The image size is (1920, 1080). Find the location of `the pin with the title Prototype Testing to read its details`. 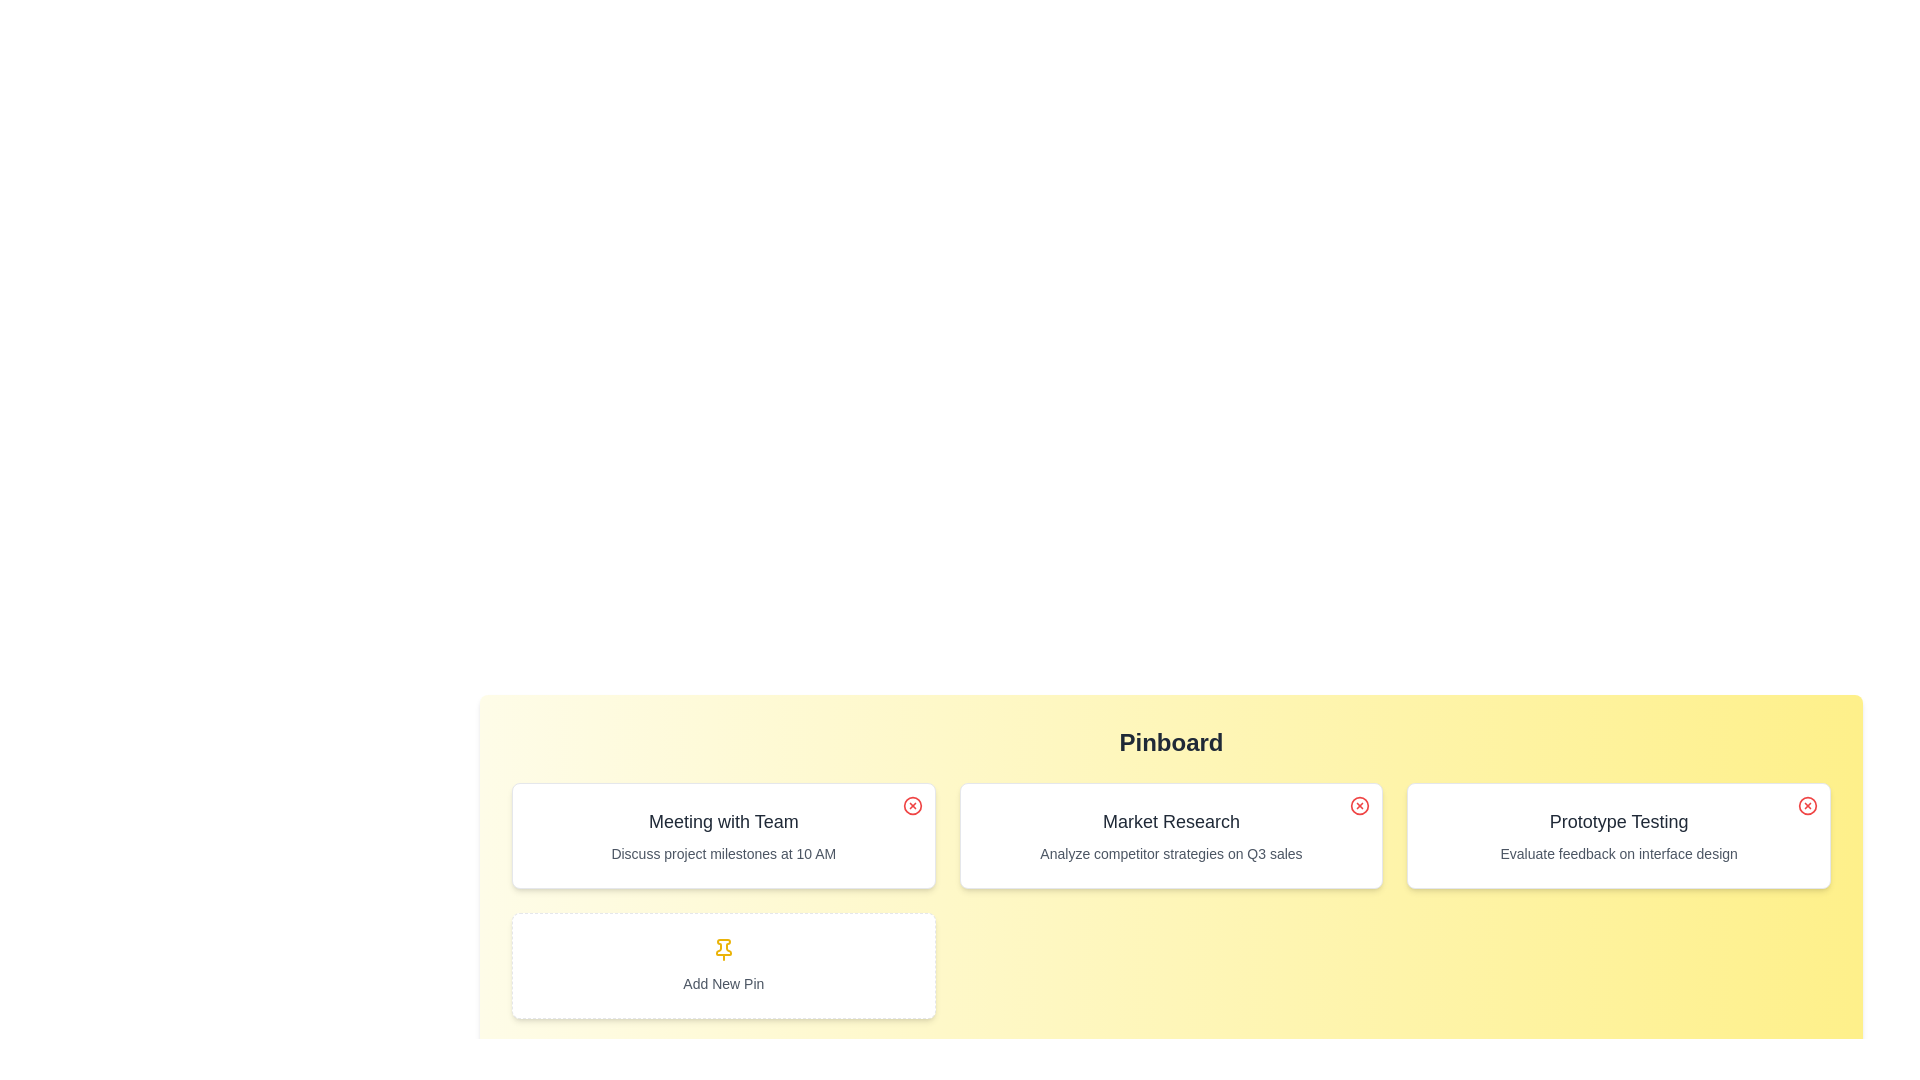

the pin with the title Prototype Testing to read its details is located at coordinates (1619, 836).